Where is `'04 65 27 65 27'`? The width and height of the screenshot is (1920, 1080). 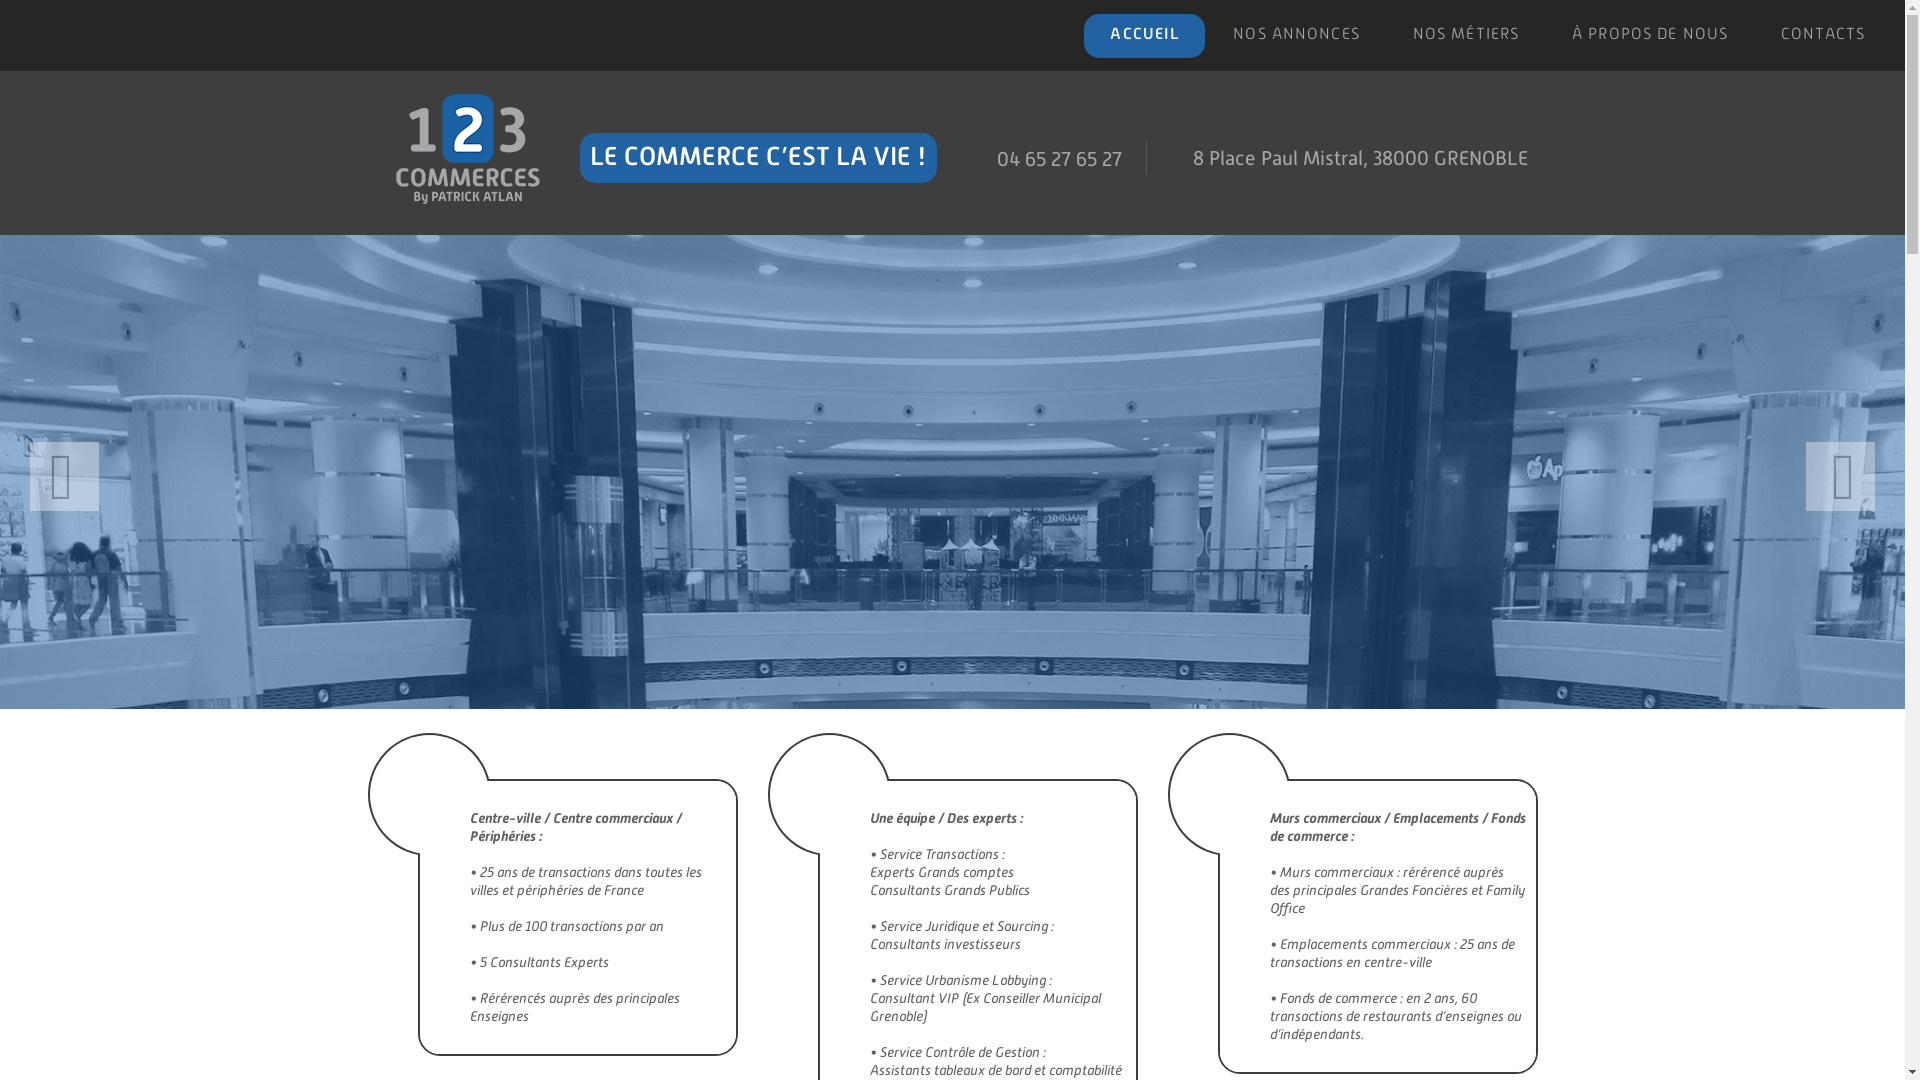 '04 65 27 65 27' is located at coordinates (997, 157).